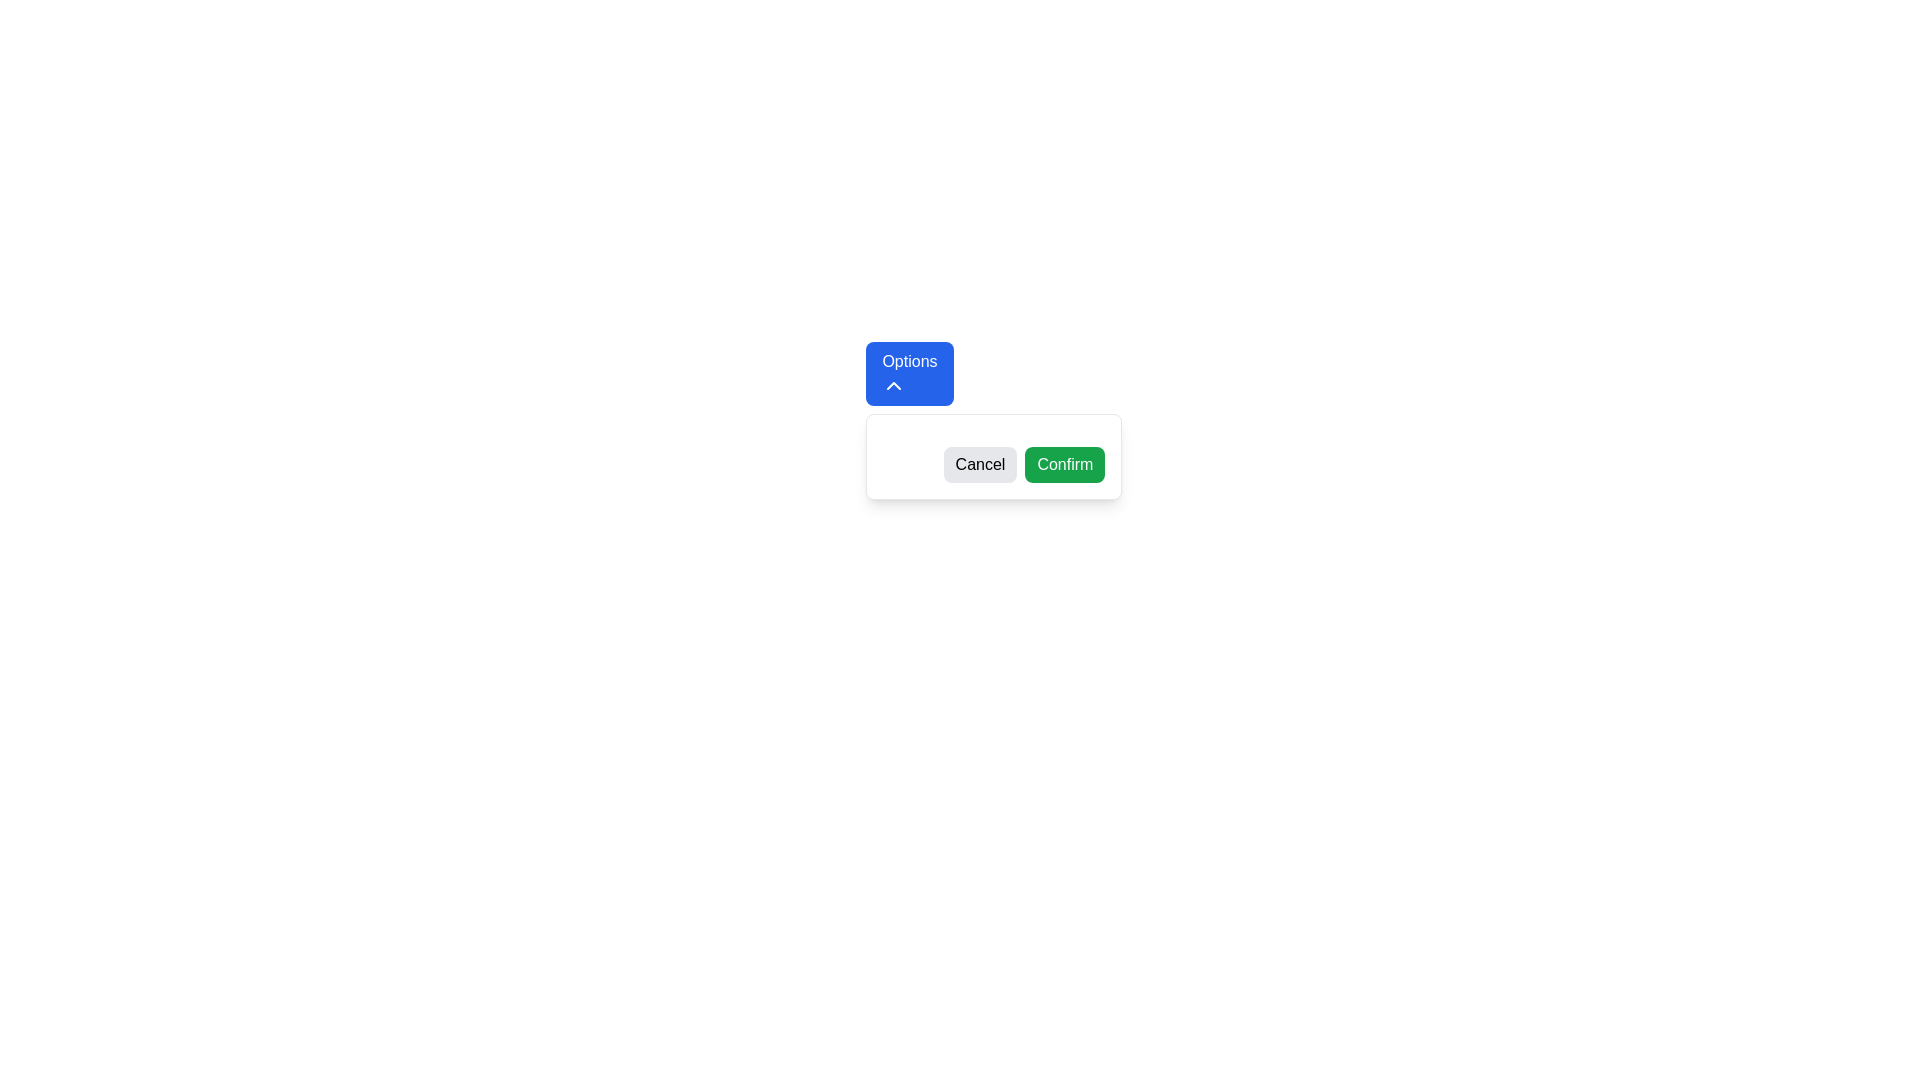  Describe the element at coordinates (994, 456) in the screenshot. I see `the Interactive button group containing the 'Cancel' and 'Confirm' buttons` at that location.